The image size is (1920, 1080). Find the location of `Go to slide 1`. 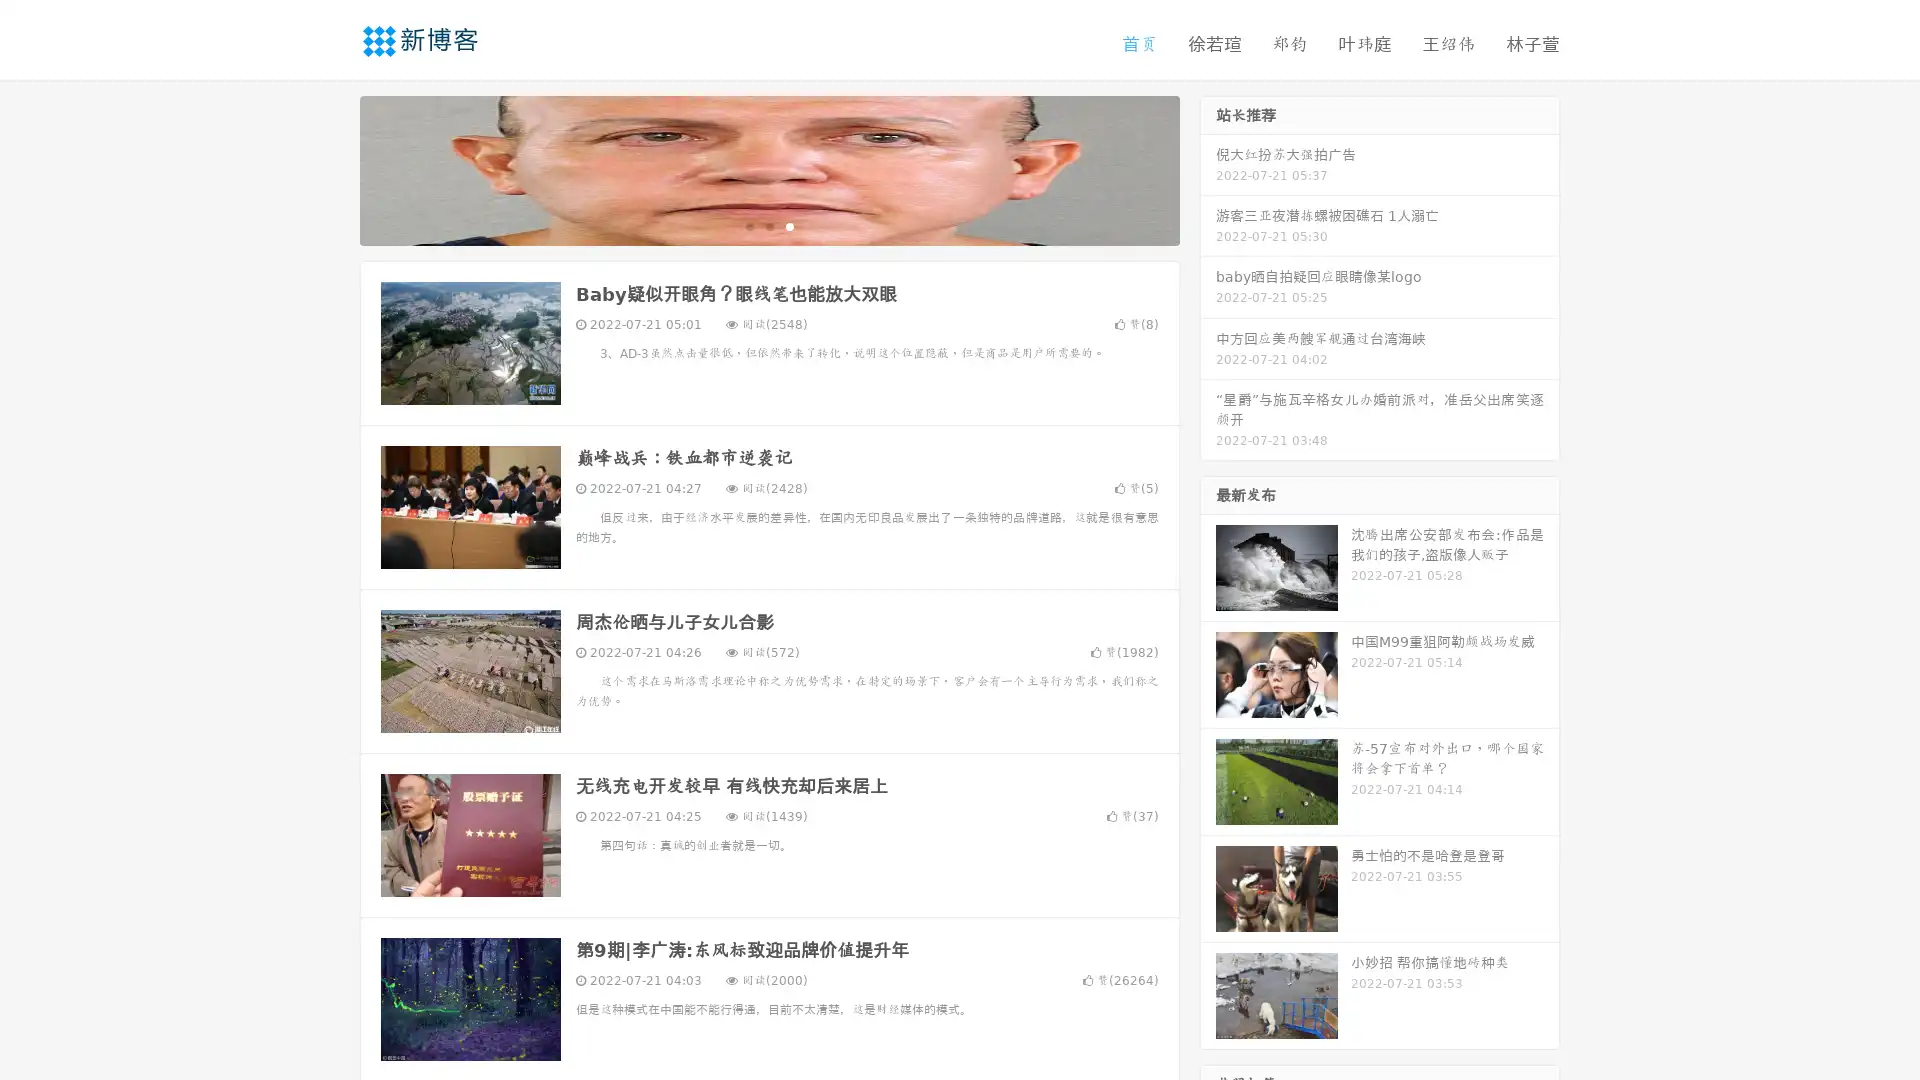

Go to slide 1 is located at coordinates (748, 225).